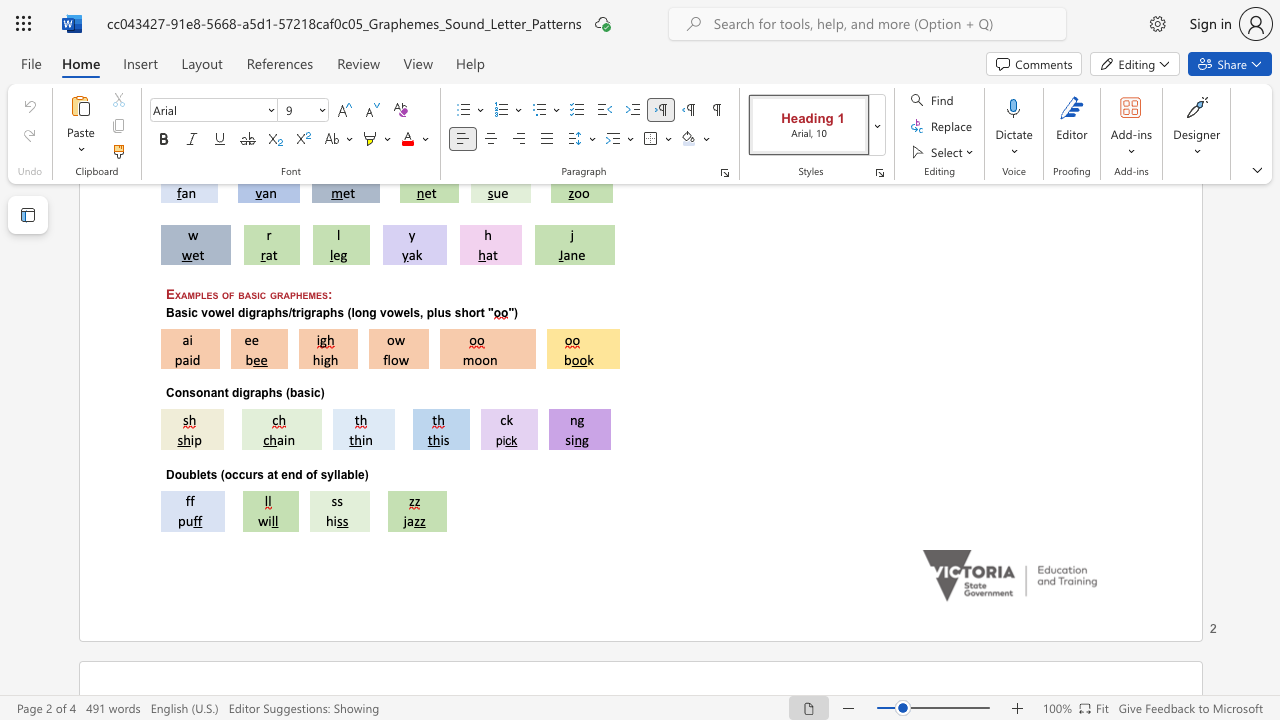  Describe the element at coordinates (280, 474) in the screenshot. I see `the subset text "end of syllabl" within the text "Doublets (occurs at end of syllable)"` at that location.